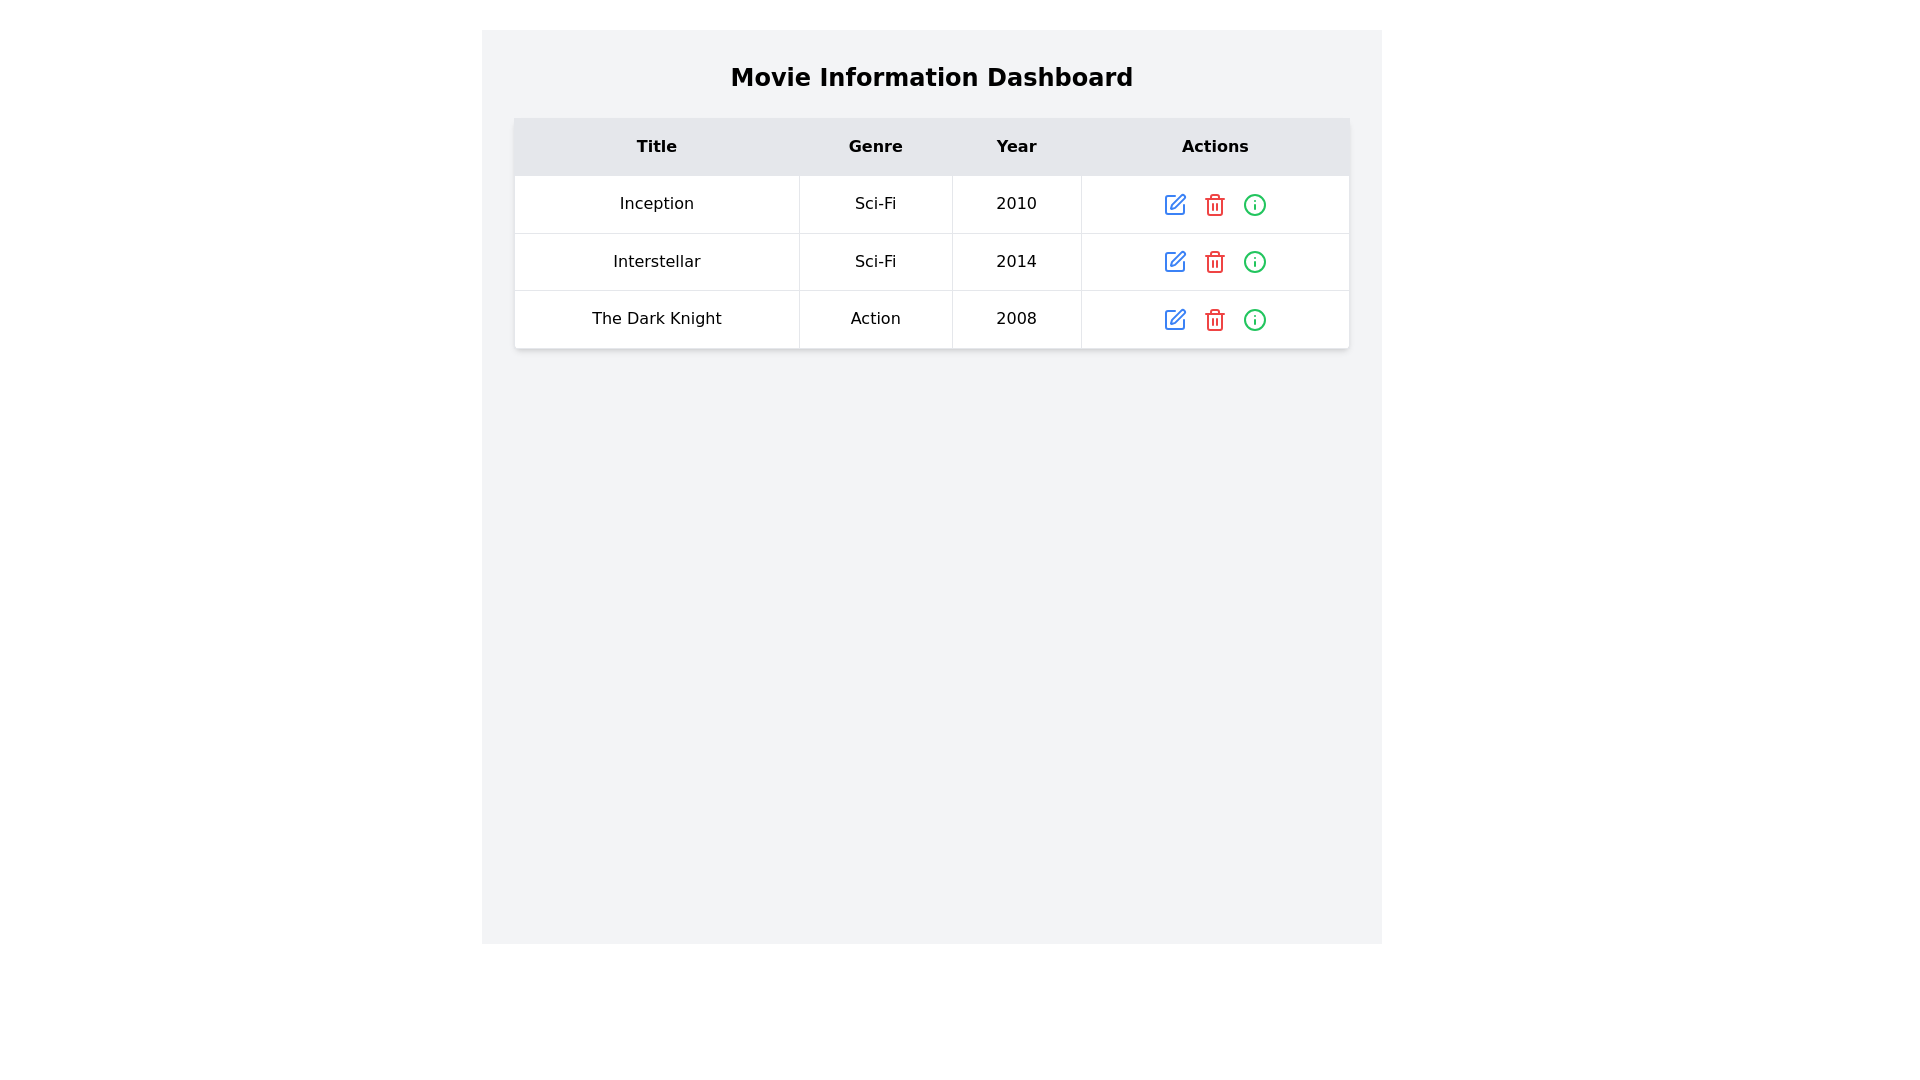  I want to click on the 'More Info' button, which is the fourth action button, so click(1254, 204).